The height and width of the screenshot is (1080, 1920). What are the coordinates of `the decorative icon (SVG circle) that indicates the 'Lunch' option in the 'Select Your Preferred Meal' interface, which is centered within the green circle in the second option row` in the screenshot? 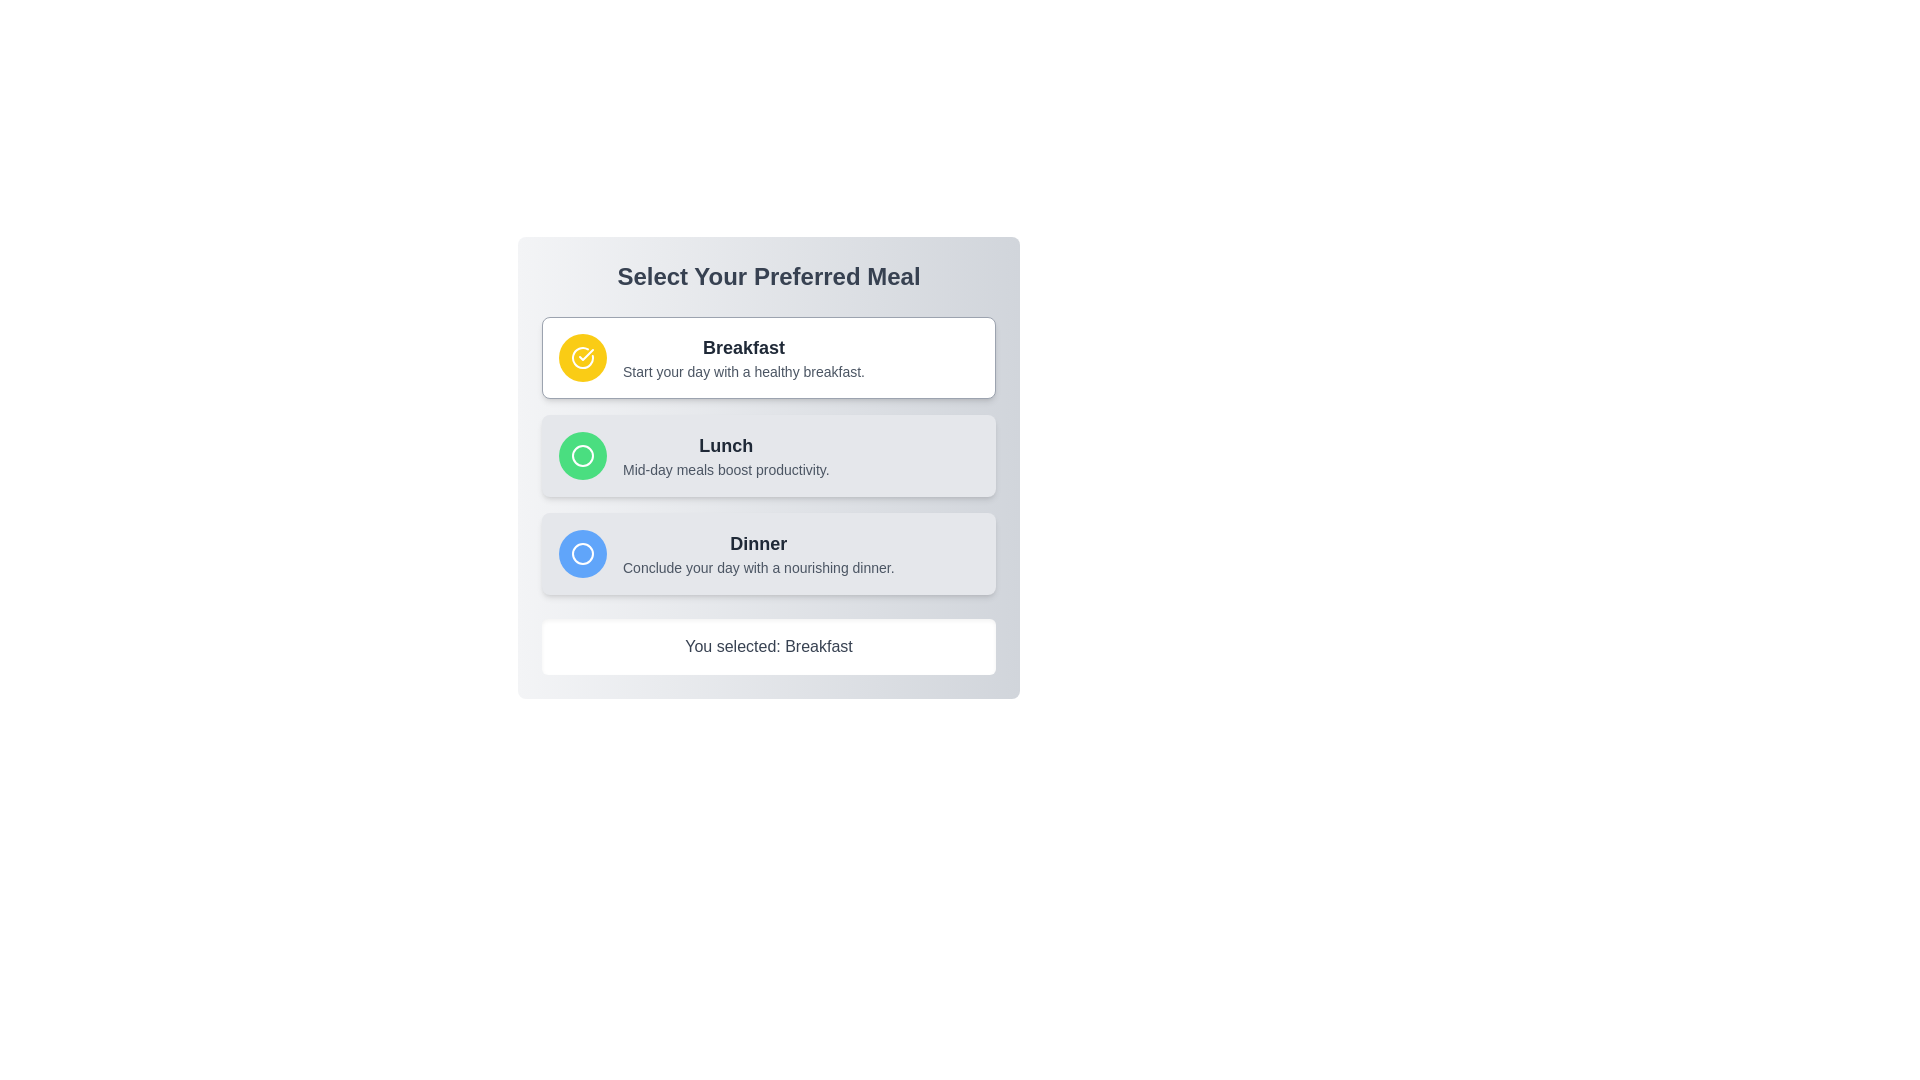 It's located at (581, 455).